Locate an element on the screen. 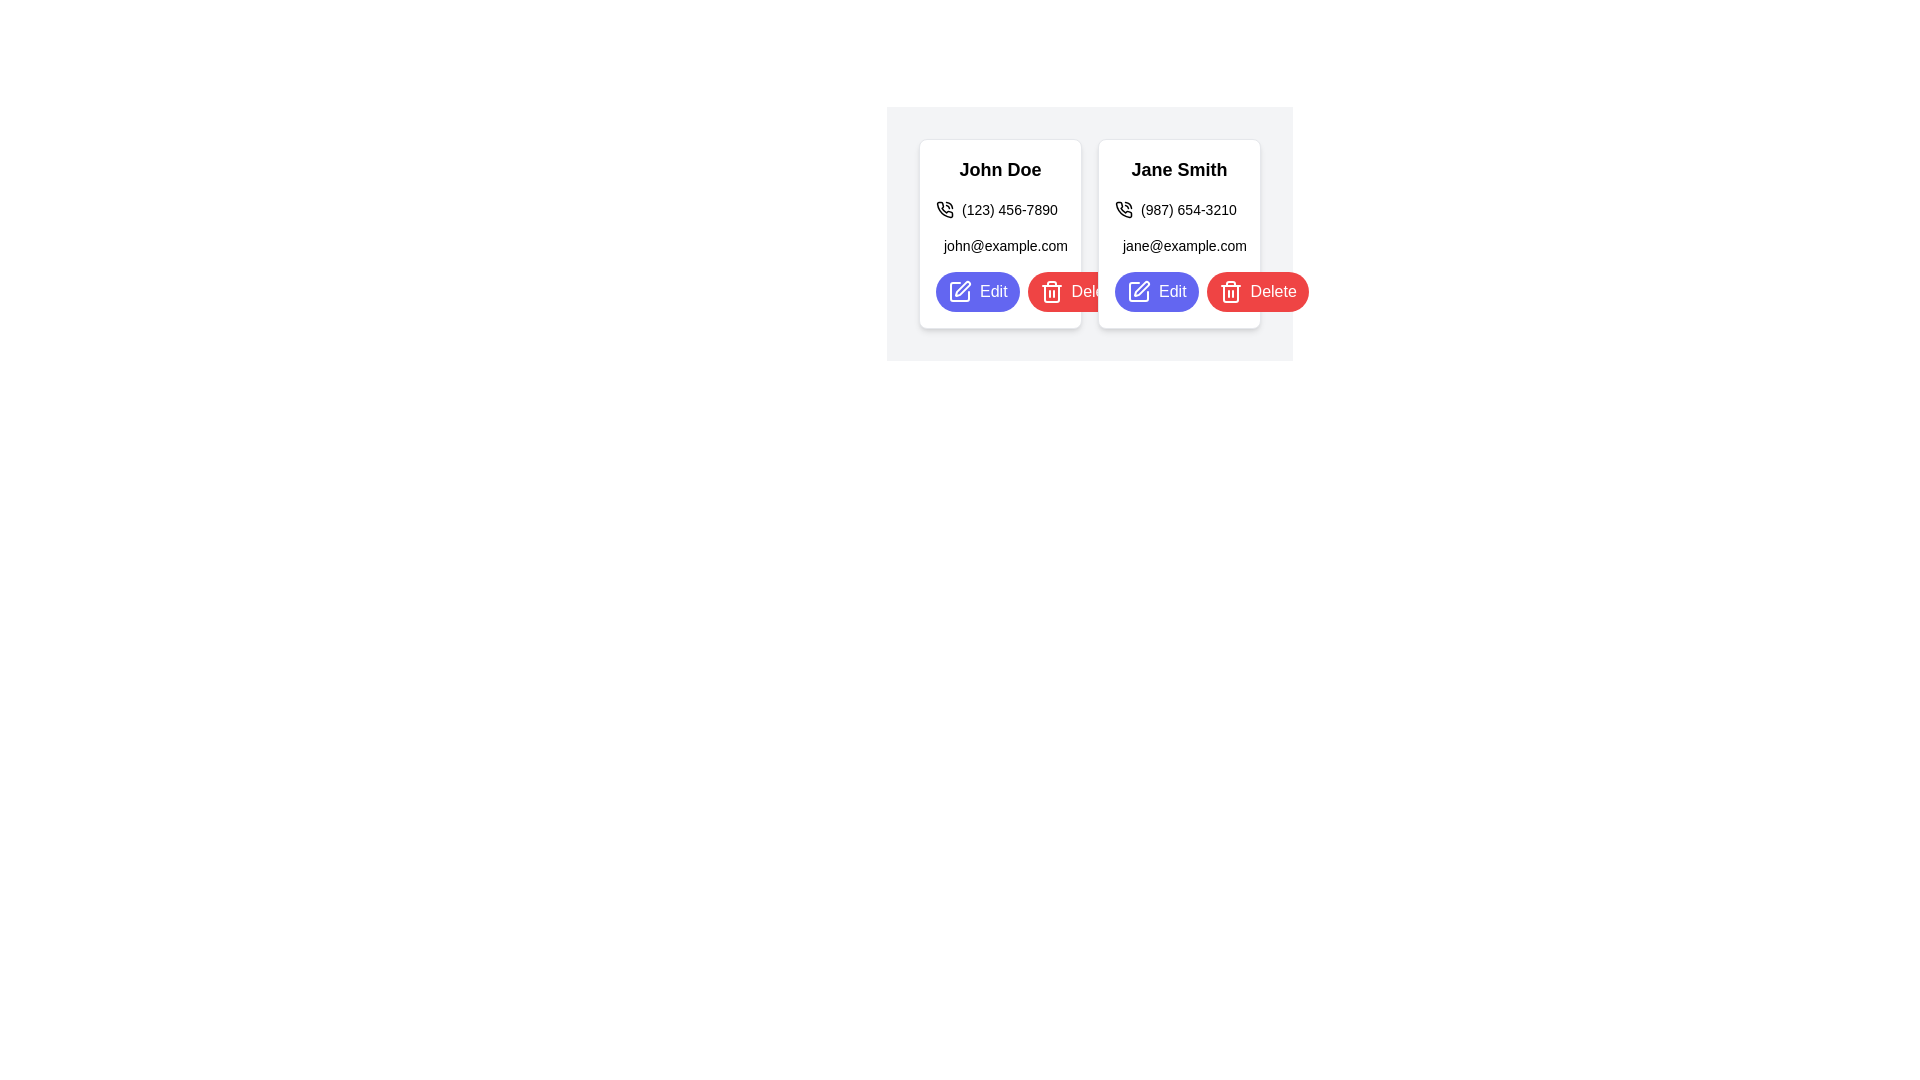  the Phone Number Display element that shows '(987) 654-3210' beneath the name 'Jane Smith' and above the email address in the user card is located at coordinates (1179, 209).